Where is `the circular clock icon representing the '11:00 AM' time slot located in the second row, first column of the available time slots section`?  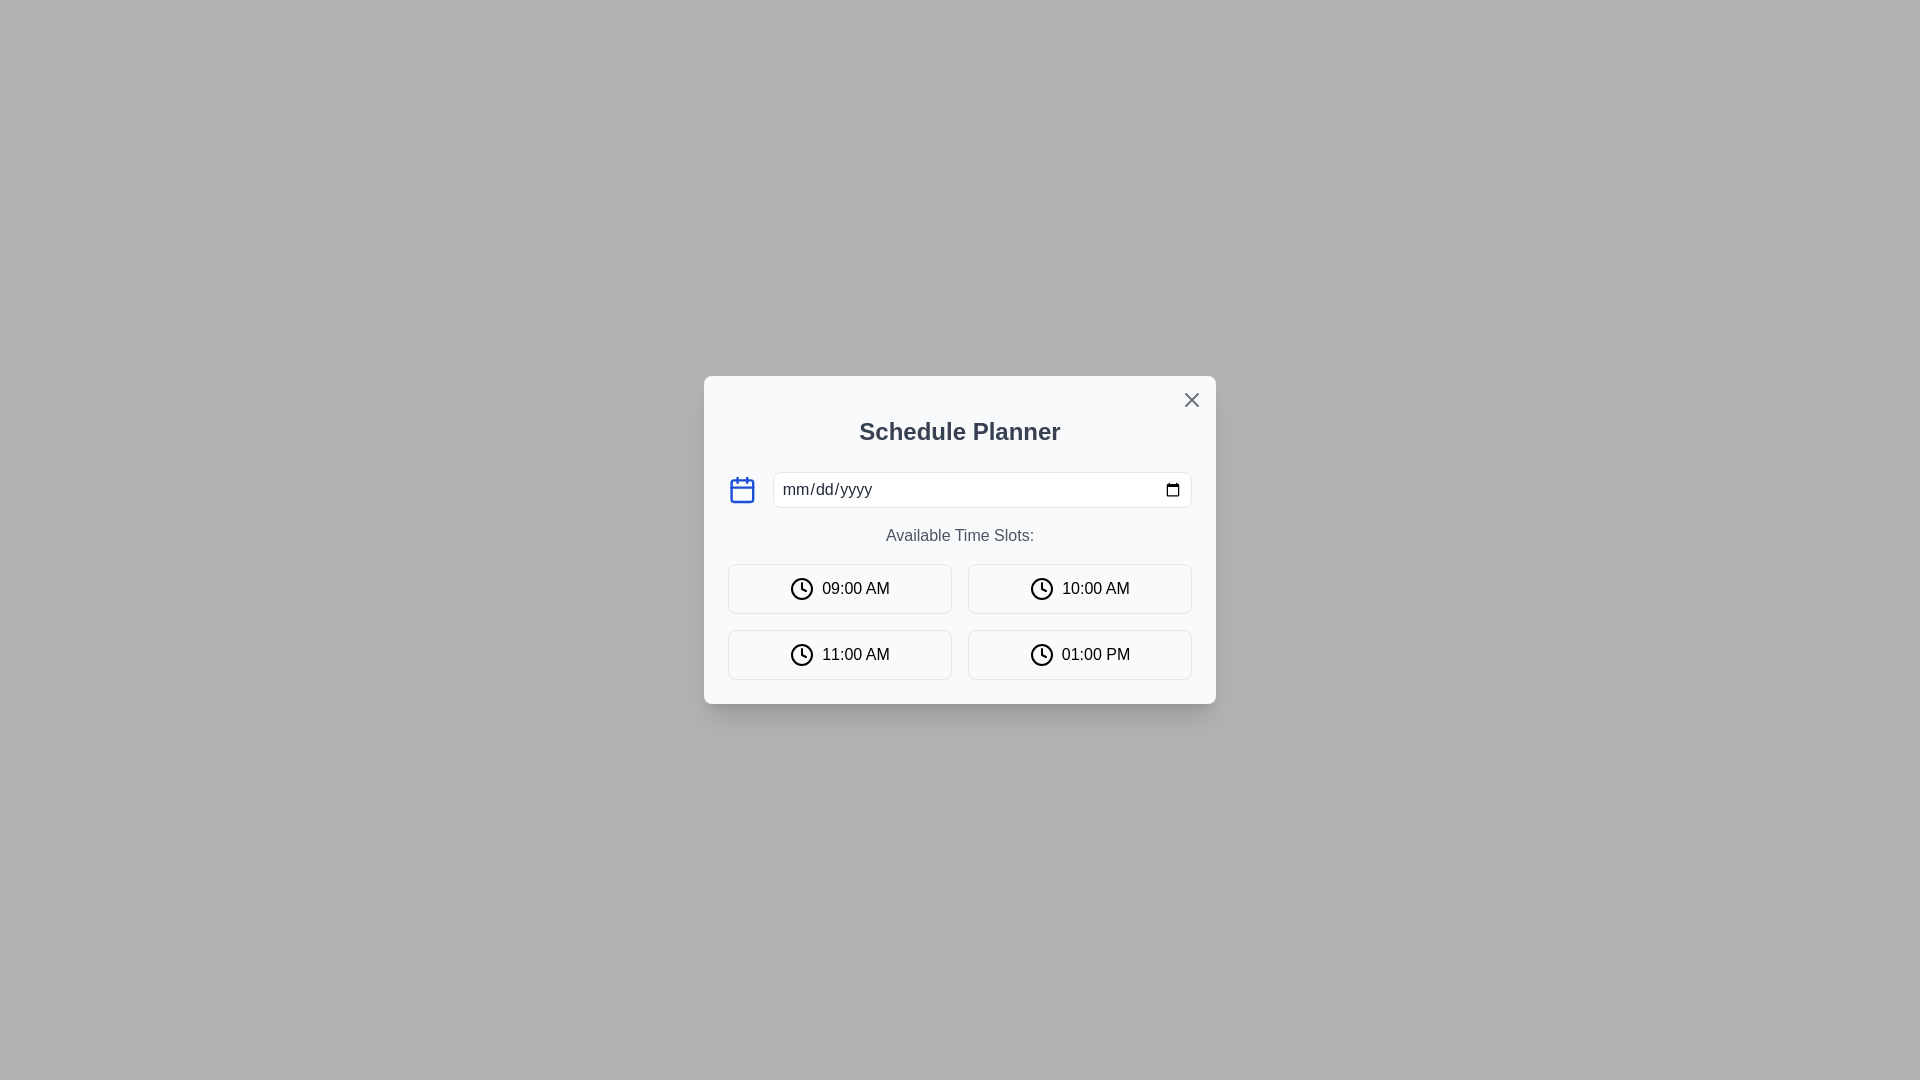 the circular clock icon representing the '11:00 AM' time slot located in the second row, first column of the available time slots section is located at coordinates (802, 655).